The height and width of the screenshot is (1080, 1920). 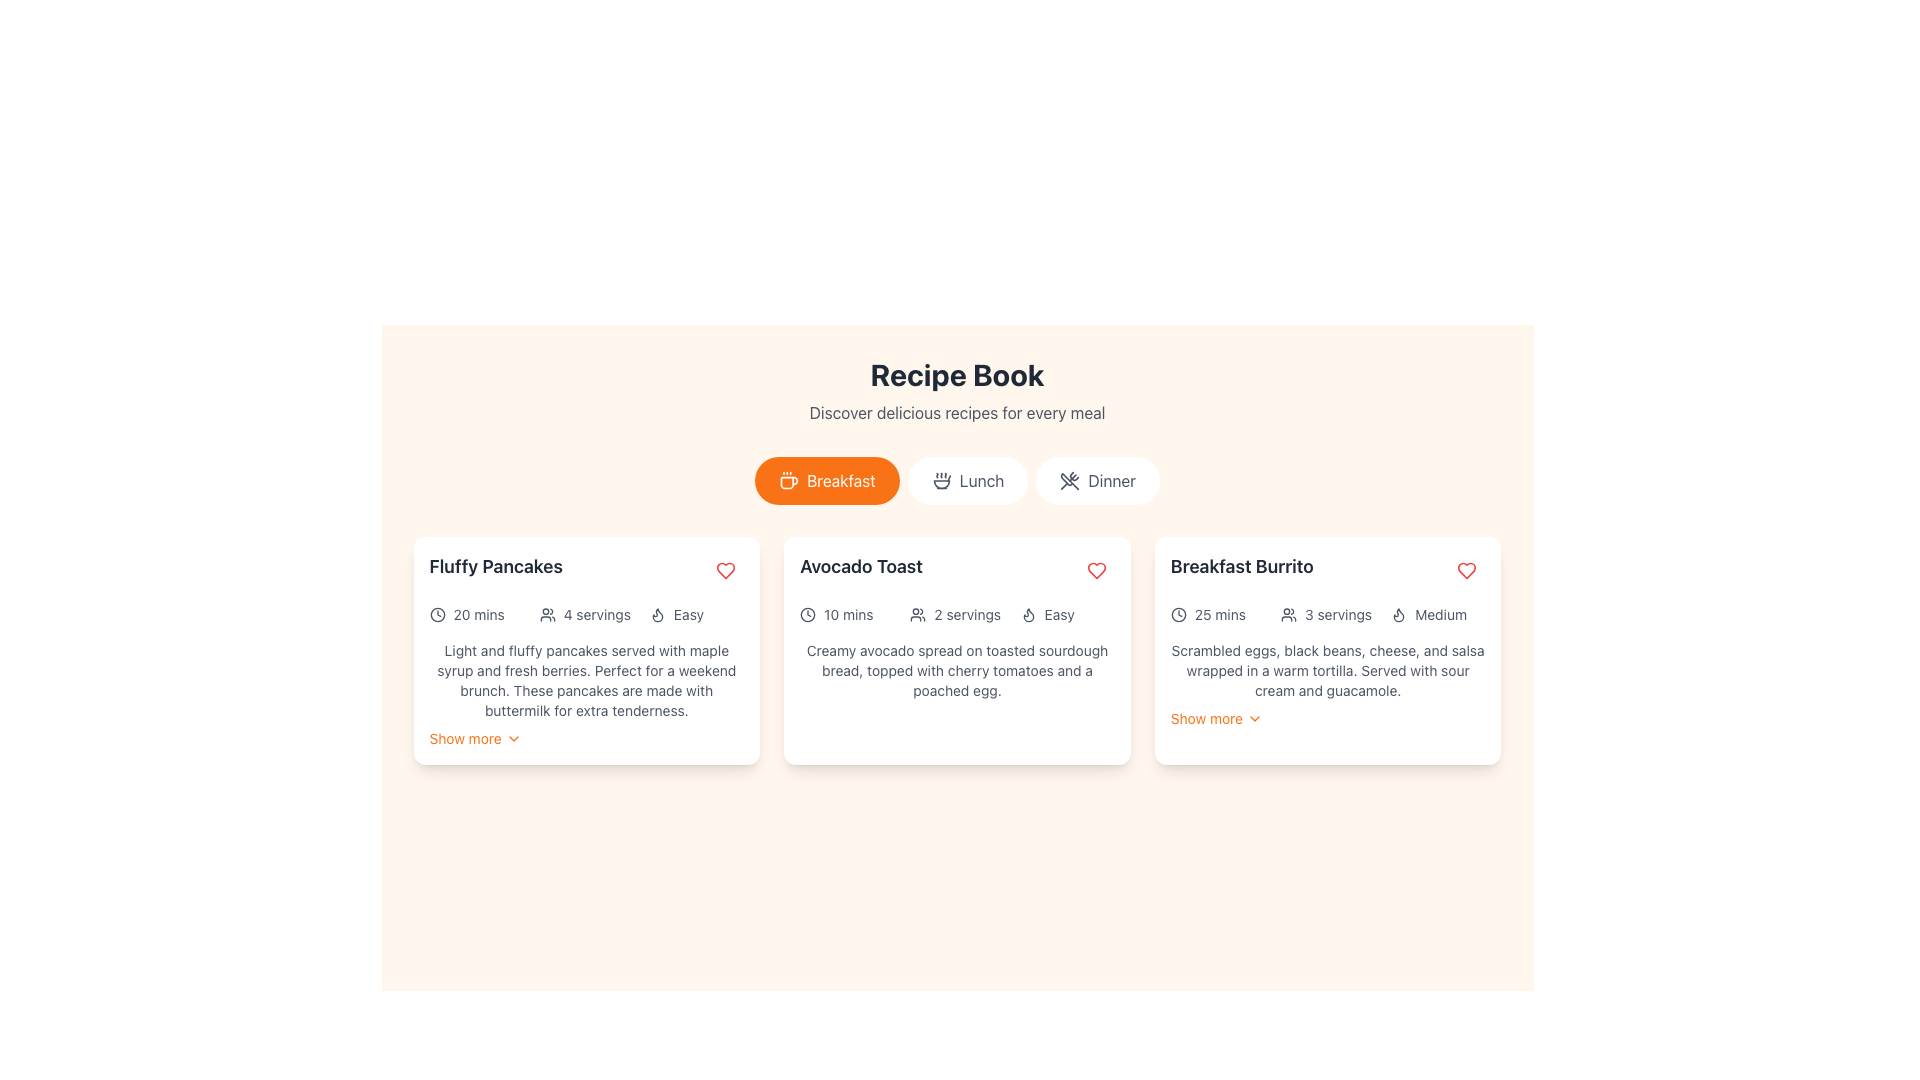 I want to click on the flame icon styled as an SVG graphic located in the top-right section of the 'Avocado Toast' recipe card, near the label 'Easy', so click(x=1028, y=614).